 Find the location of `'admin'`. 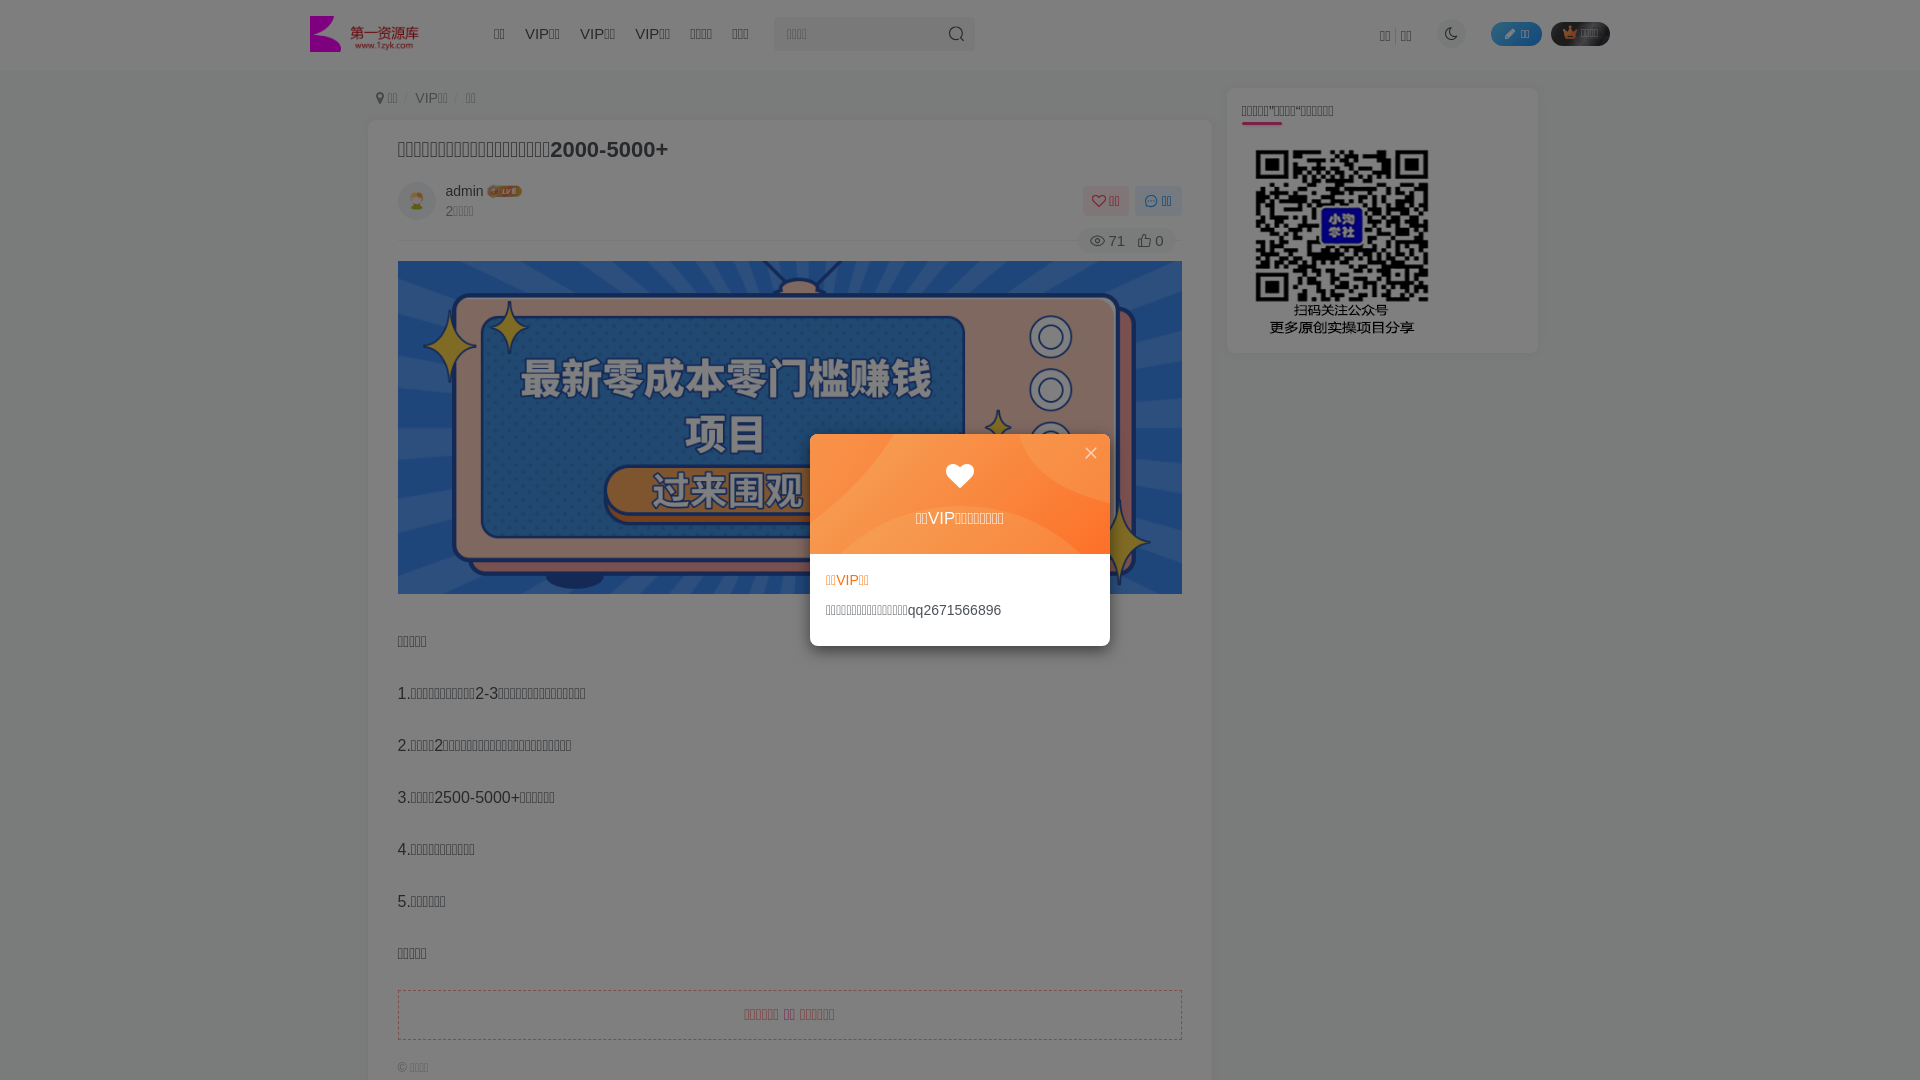

'admin' is located at coordinates (464, 191).